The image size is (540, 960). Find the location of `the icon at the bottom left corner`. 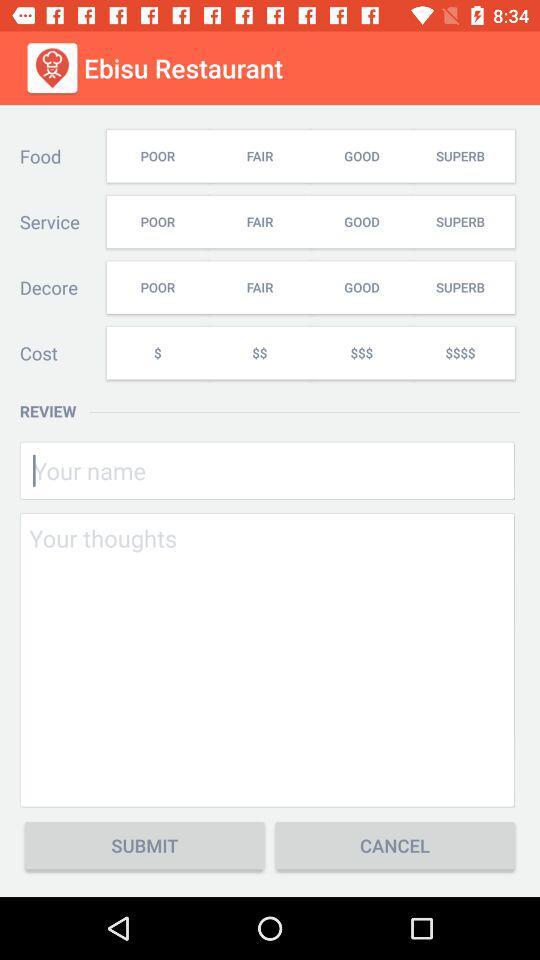

the icon at the bottom left corner is located at coordinates (143, 844).